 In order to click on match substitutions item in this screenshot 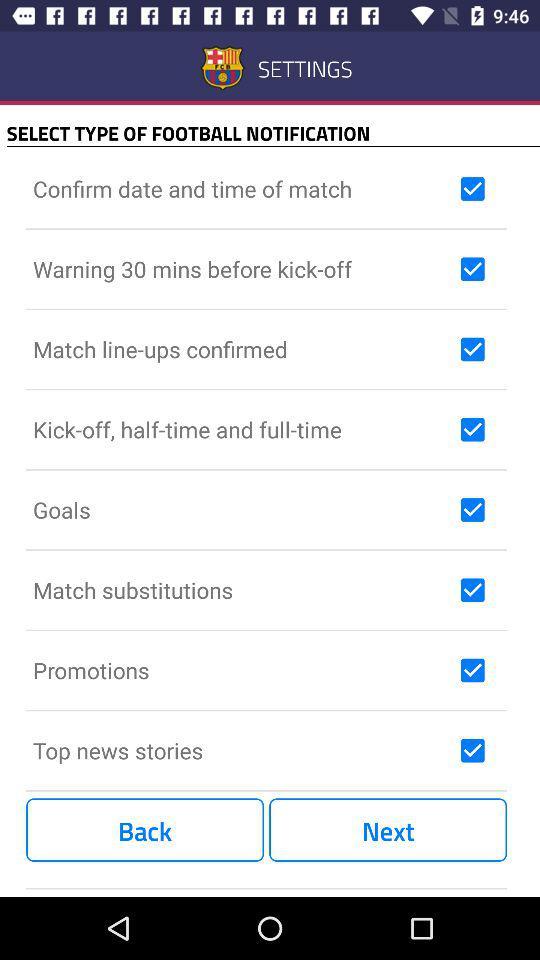, I will do `click(242, 590)`.